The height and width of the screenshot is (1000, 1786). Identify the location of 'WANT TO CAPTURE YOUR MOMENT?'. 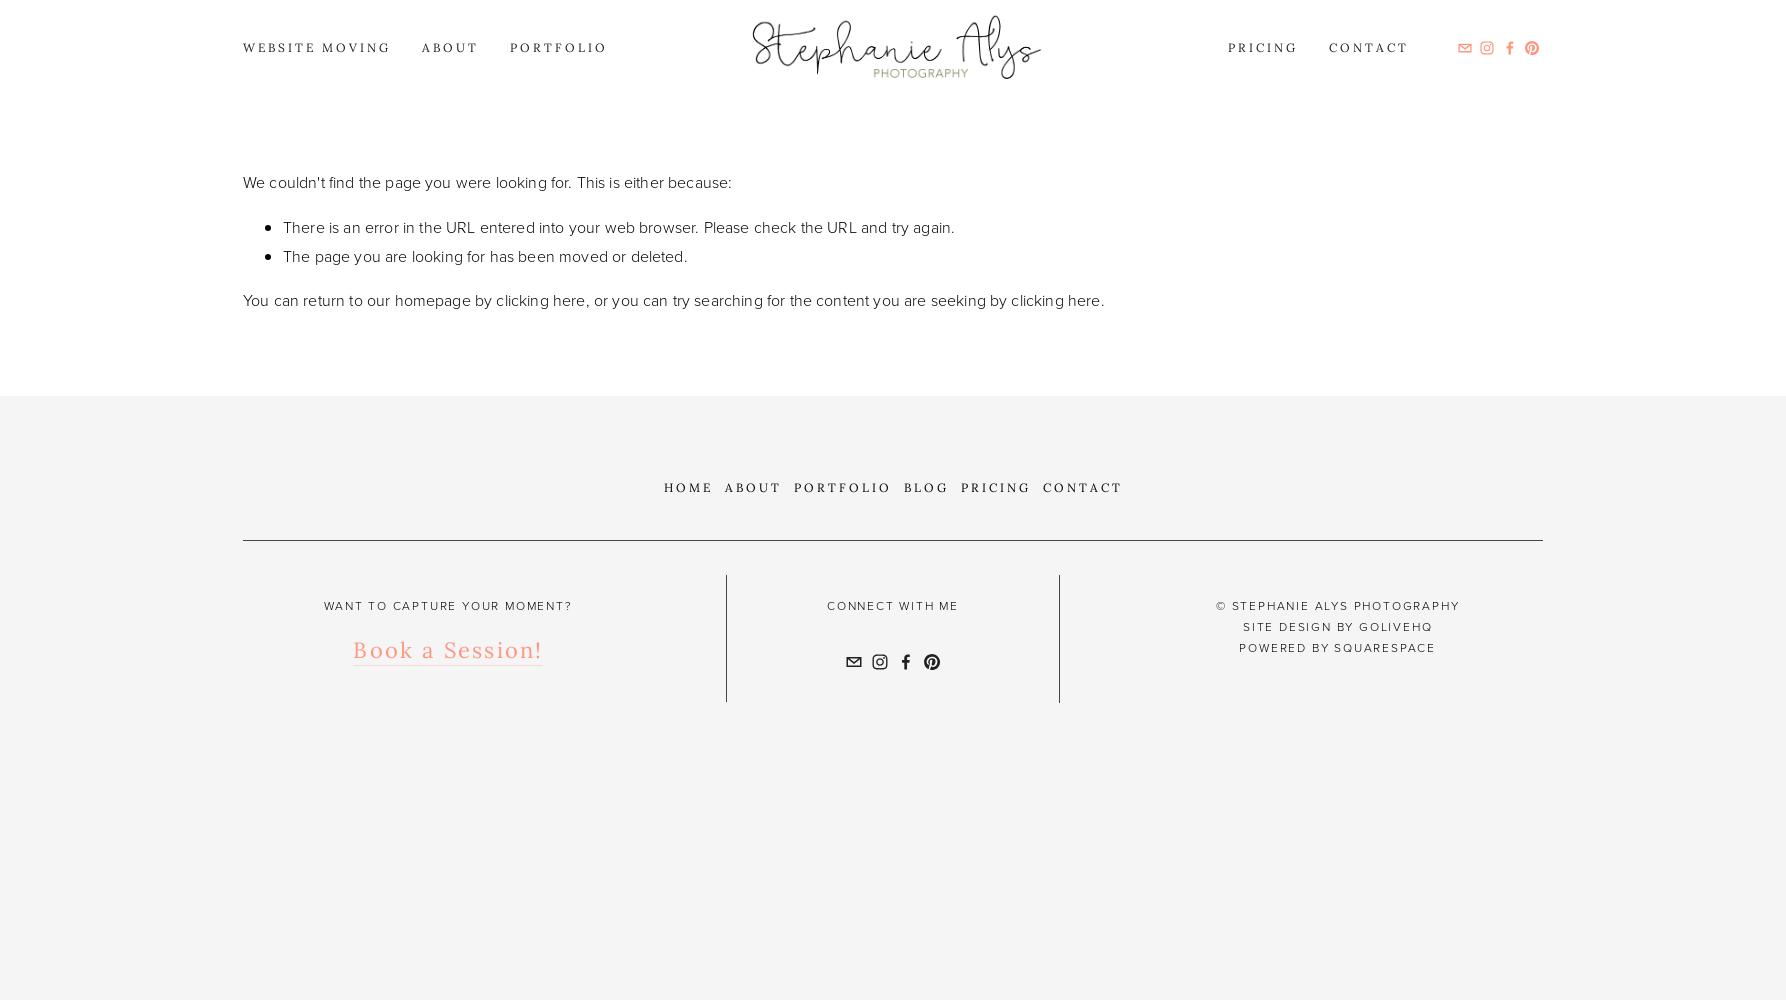
(446, 605).